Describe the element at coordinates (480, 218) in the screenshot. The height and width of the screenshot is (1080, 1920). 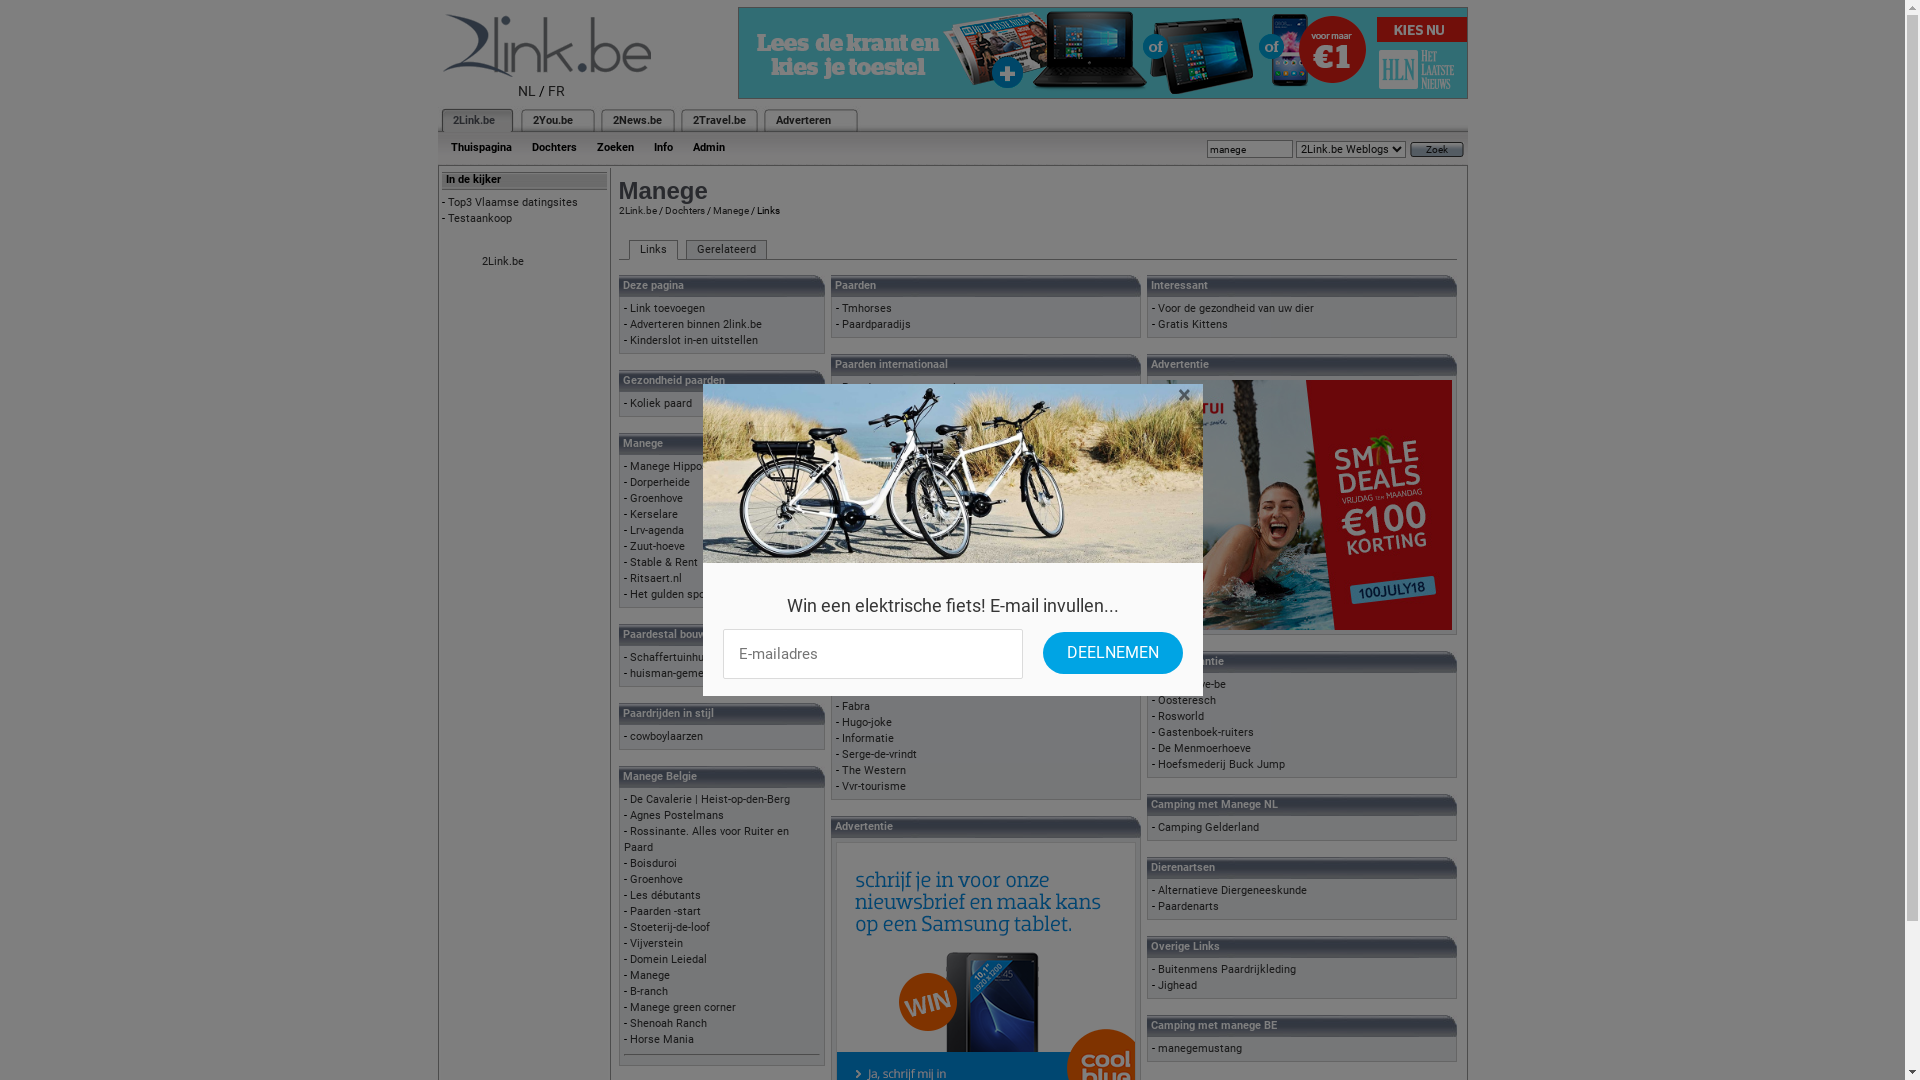
I see `'Testaankoop'` at that location.